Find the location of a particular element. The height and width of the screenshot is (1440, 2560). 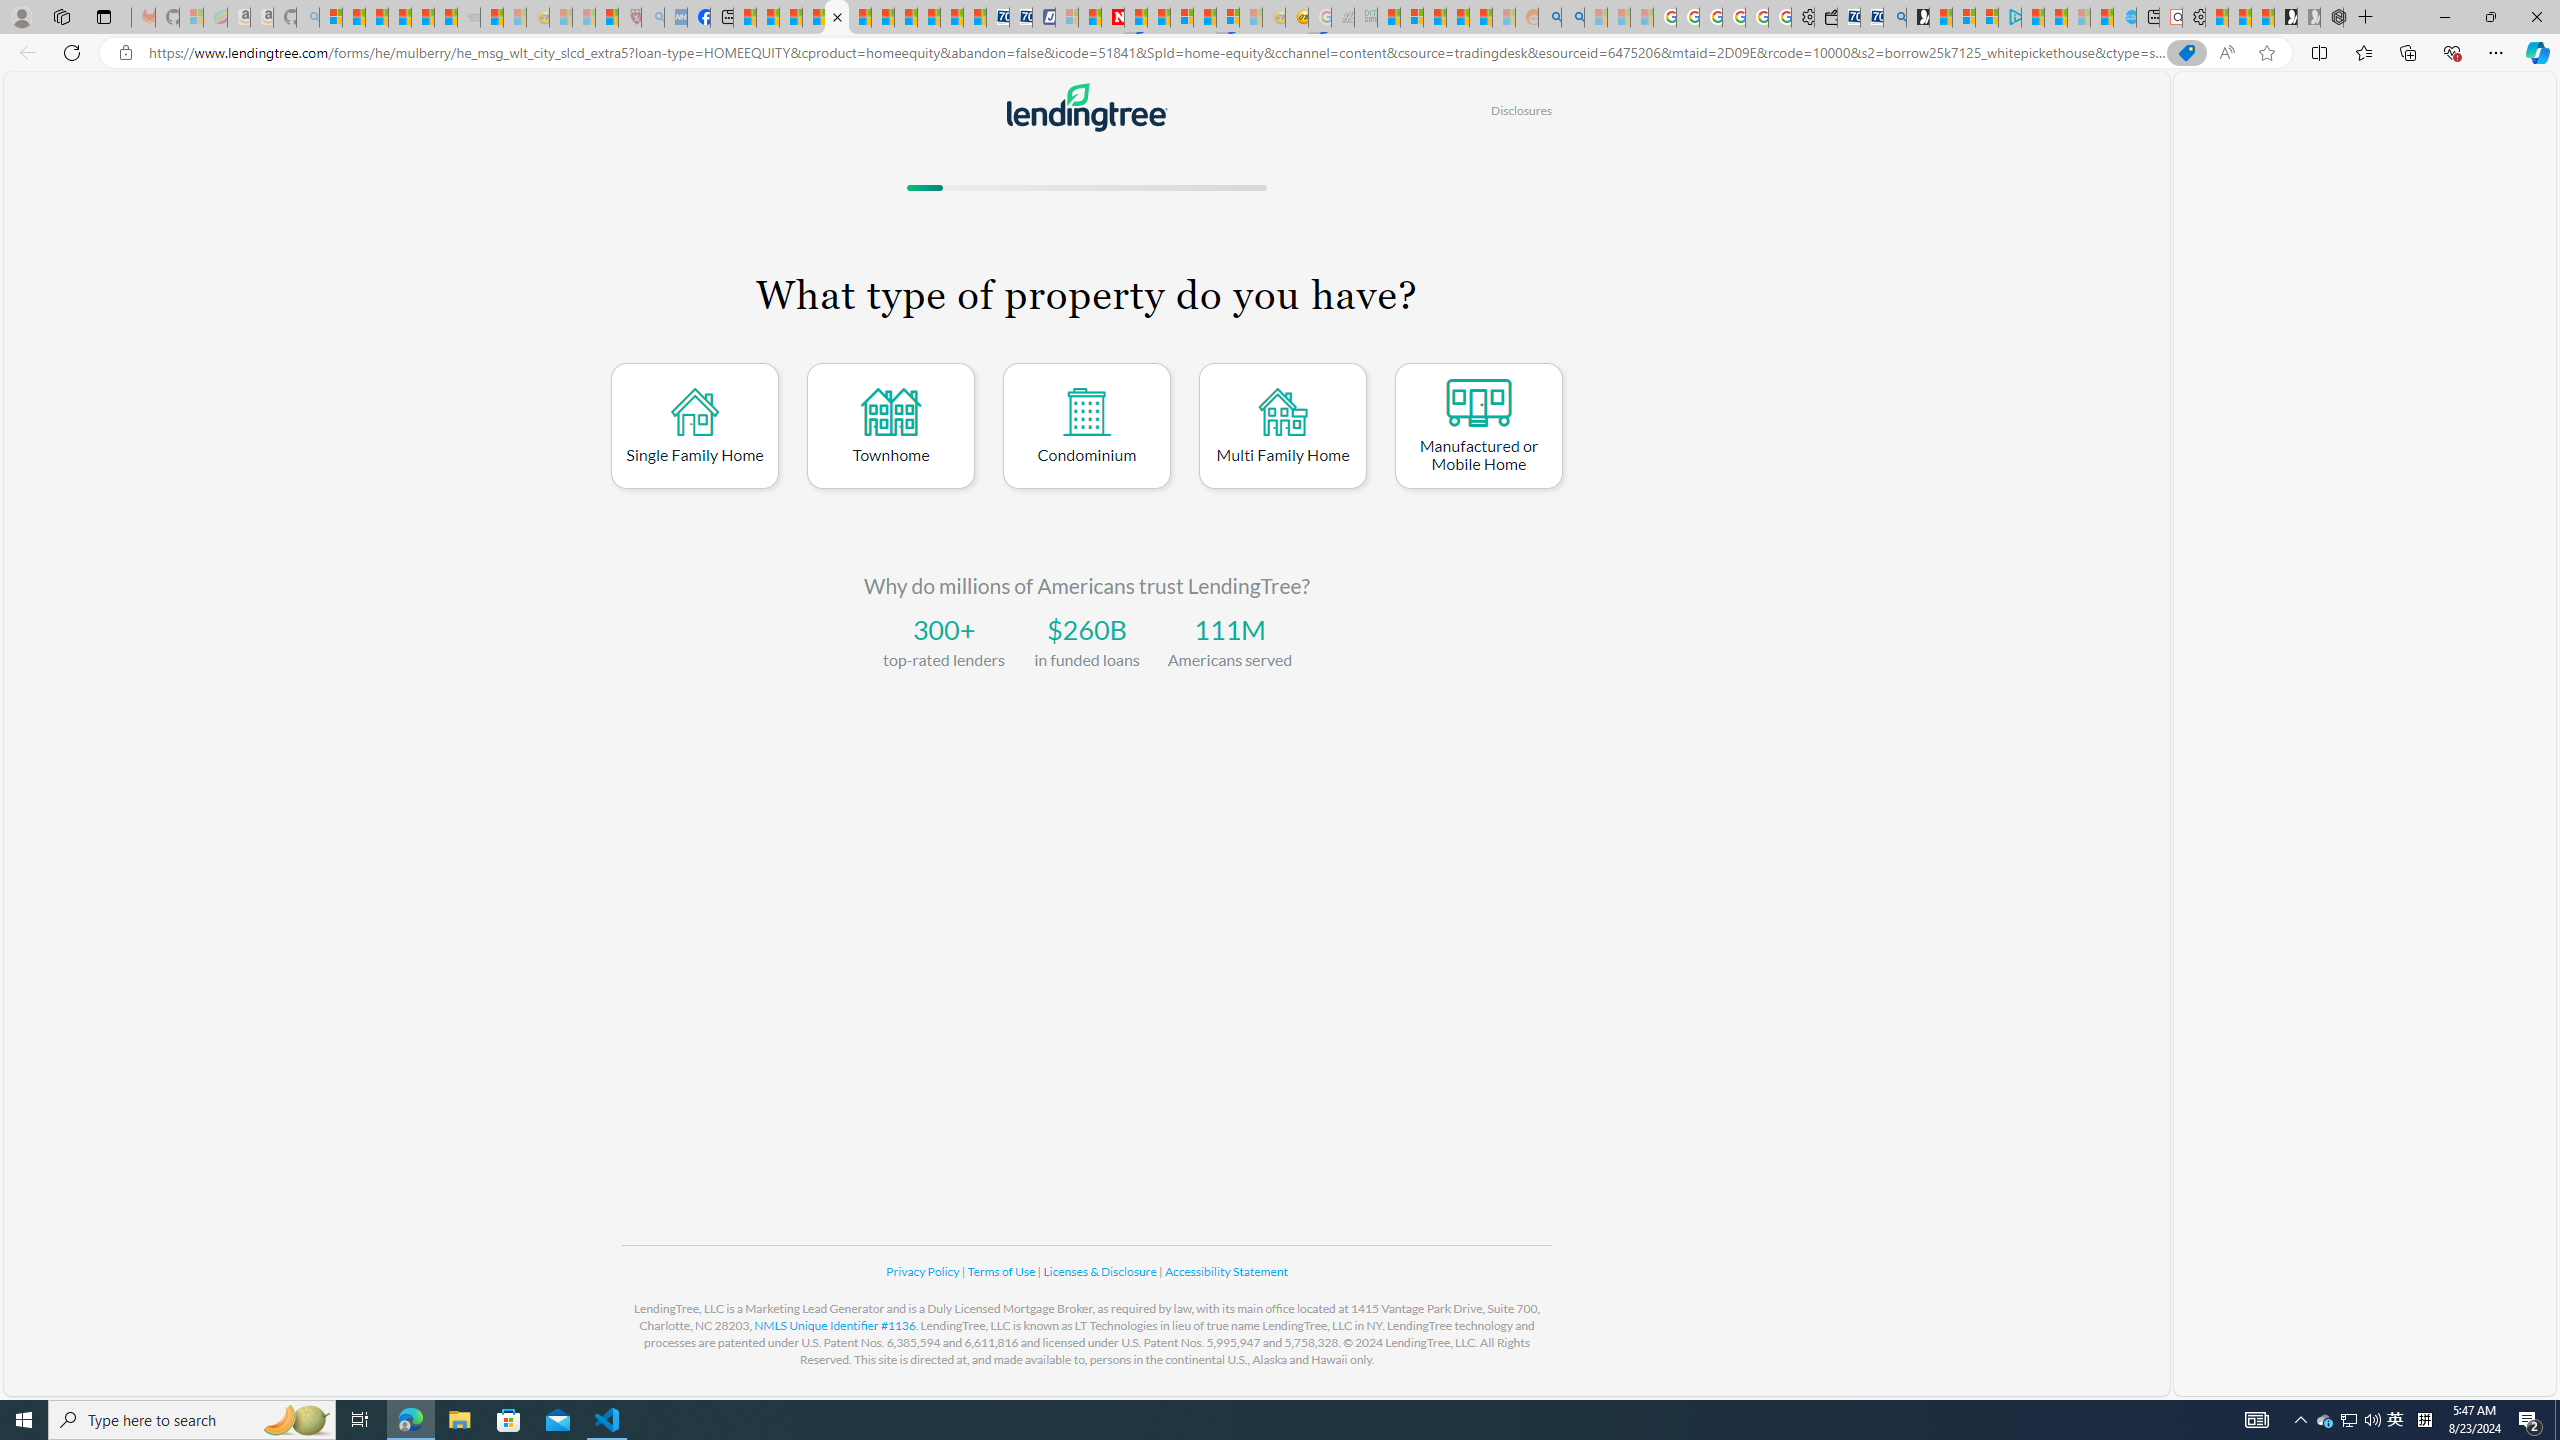

'Wallet' is located at coordinates (1825, 16).